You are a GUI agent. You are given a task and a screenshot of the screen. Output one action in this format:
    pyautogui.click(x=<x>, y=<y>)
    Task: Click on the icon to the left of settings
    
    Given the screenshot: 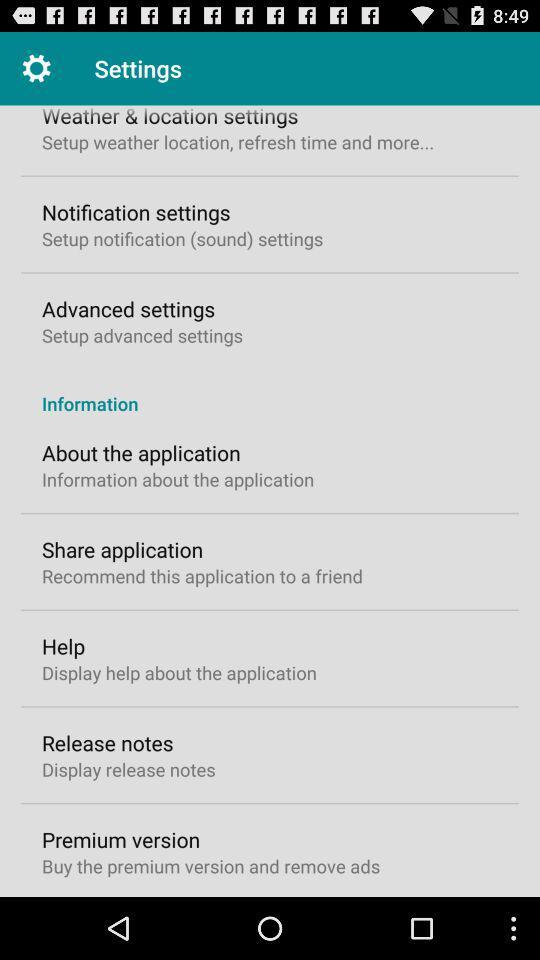 What is the action you would take?
    pyautogui.click(x=36, y=68)
    